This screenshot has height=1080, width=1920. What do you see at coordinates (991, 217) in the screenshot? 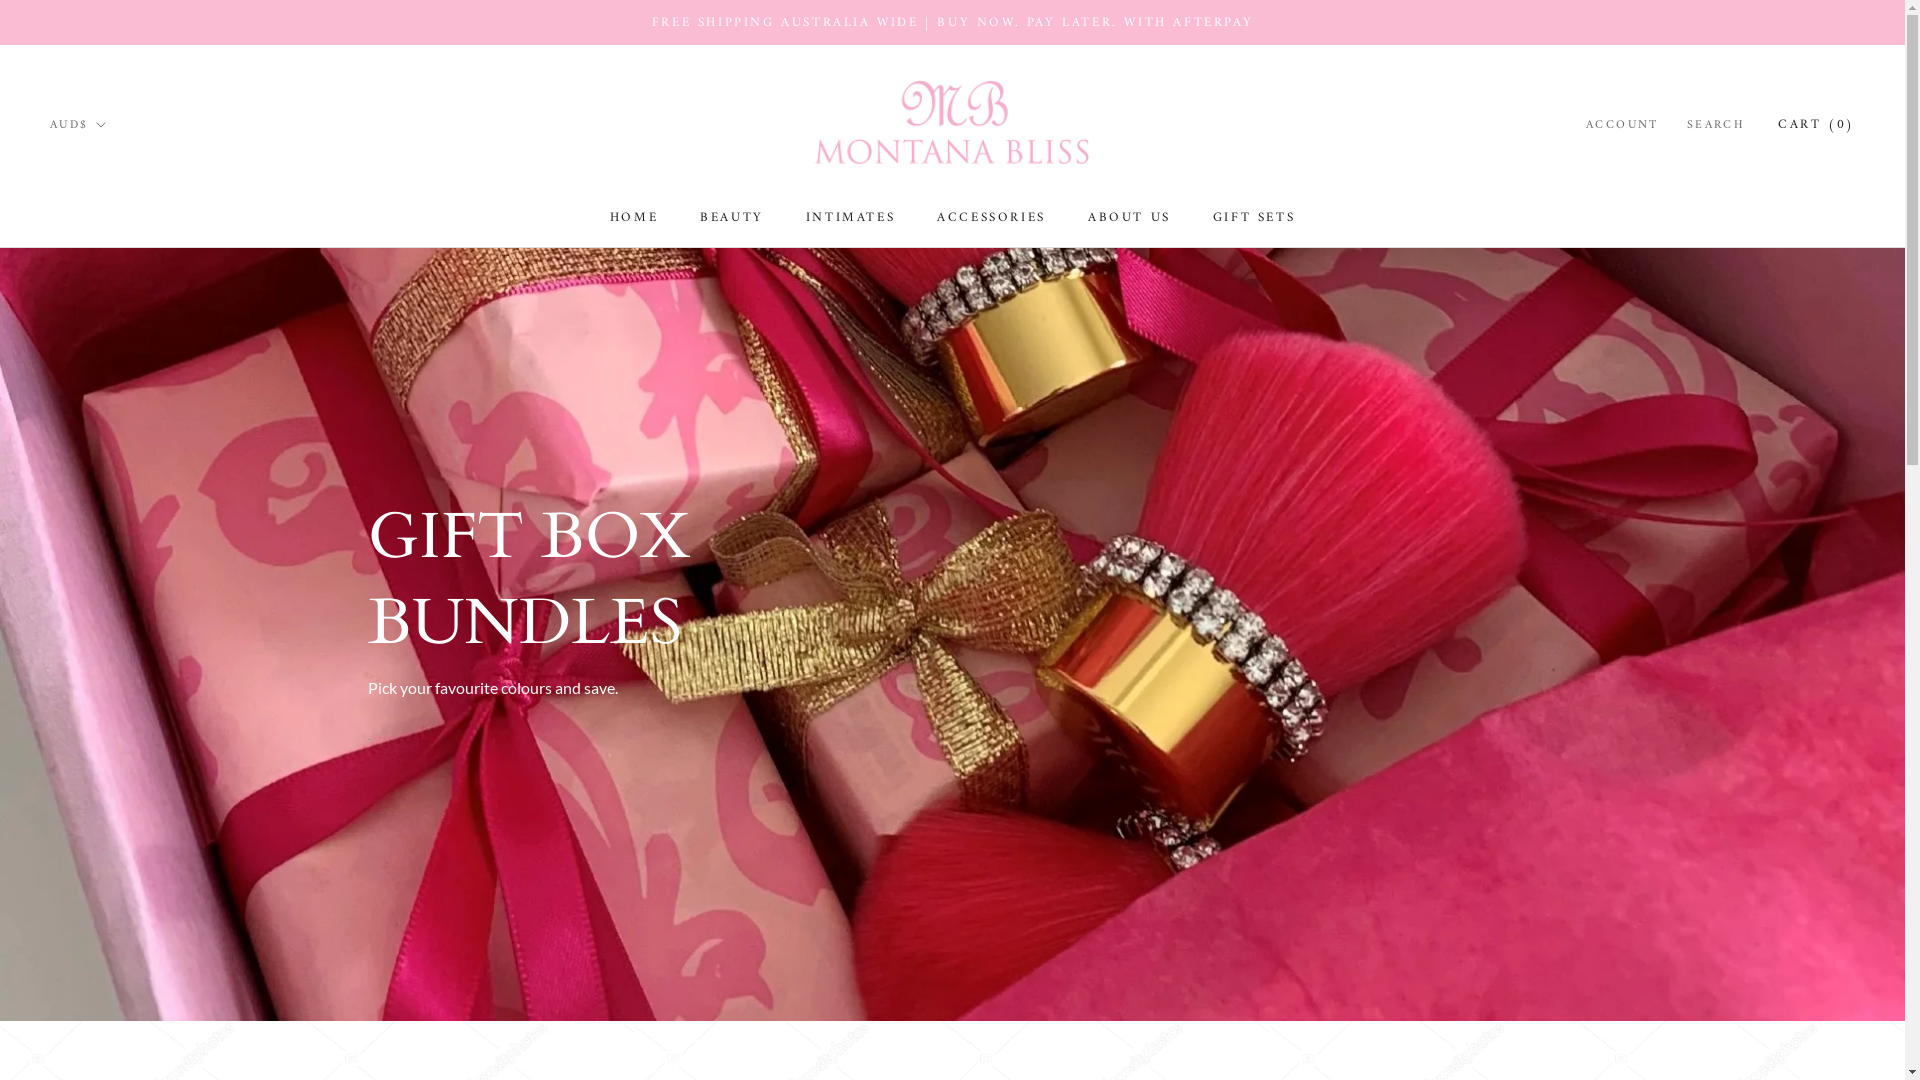
I see `'ACCESSORIES` at bounding box center [991, 217].